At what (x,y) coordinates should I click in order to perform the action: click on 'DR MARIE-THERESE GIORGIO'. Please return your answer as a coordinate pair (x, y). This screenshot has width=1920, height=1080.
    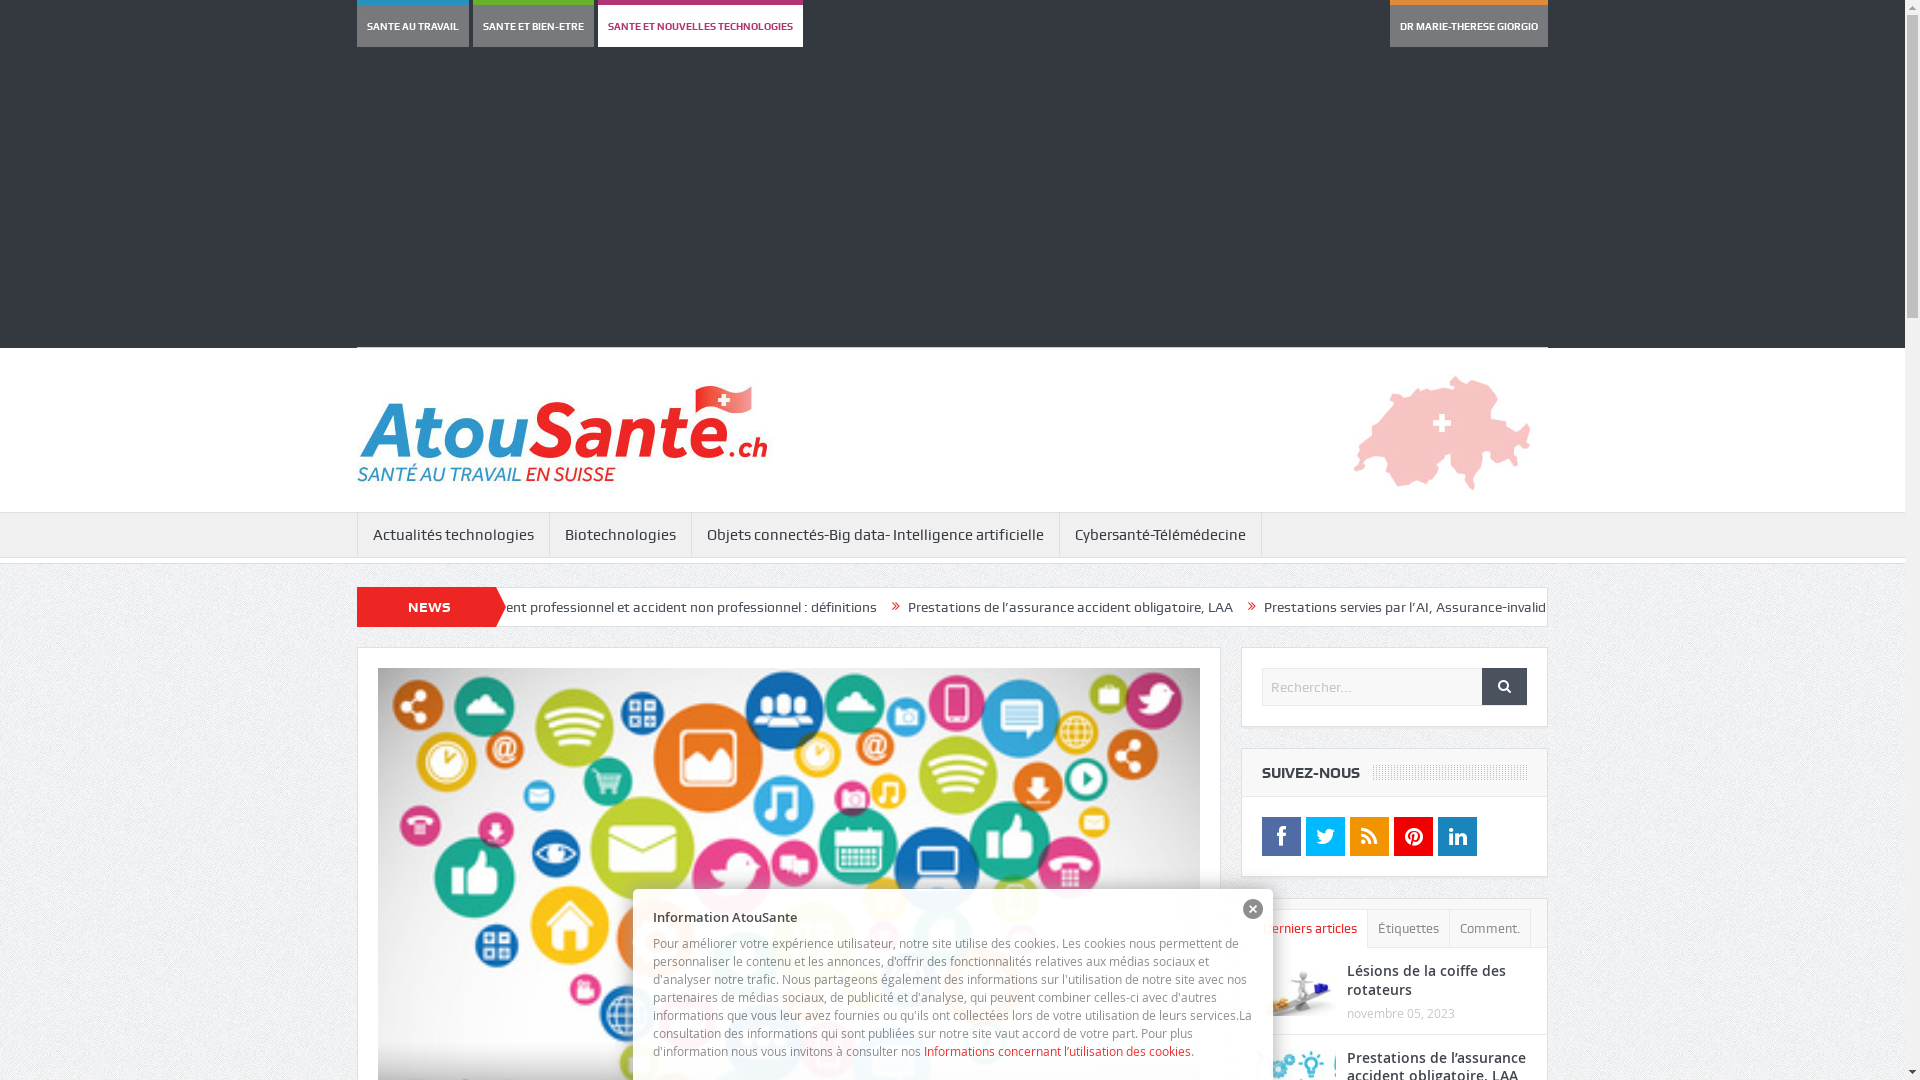
    Looking at the image, I should click on (1468, 26).